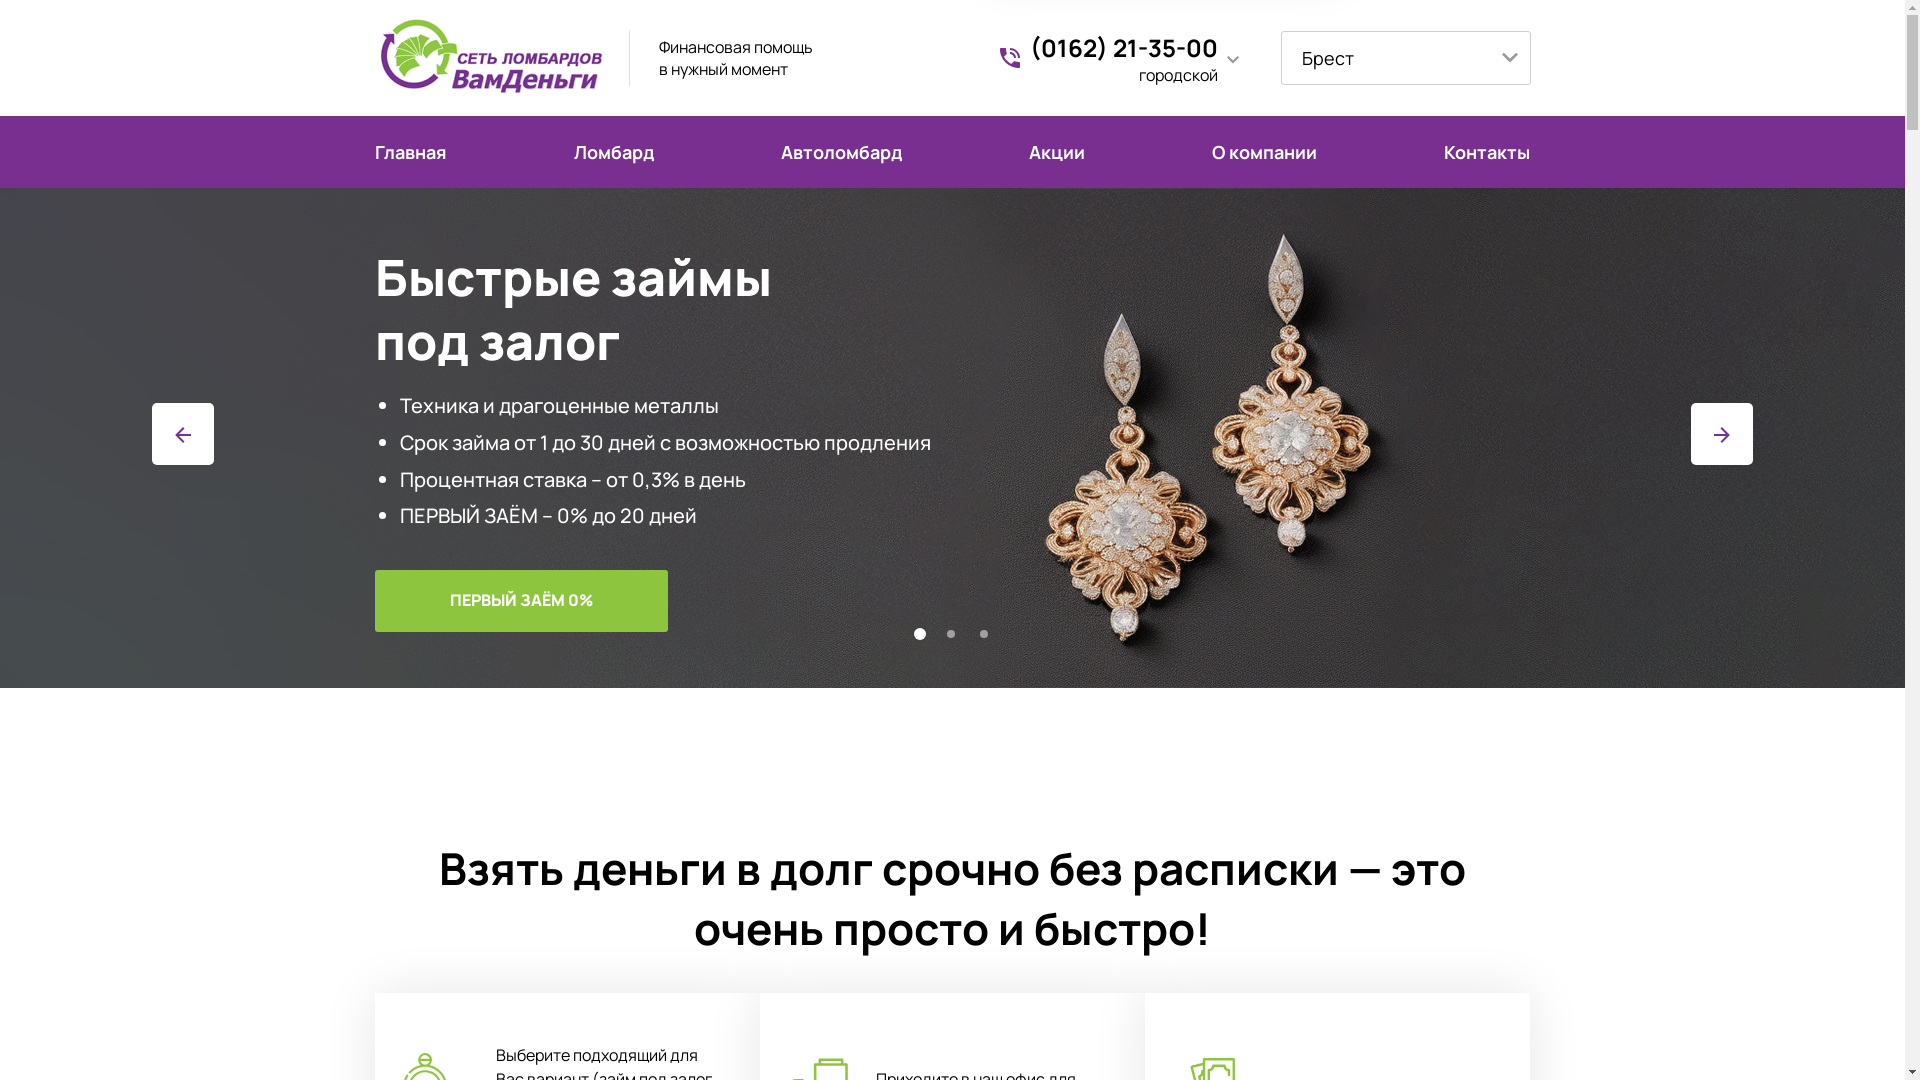  I want to click on '2', so click(945, 637).